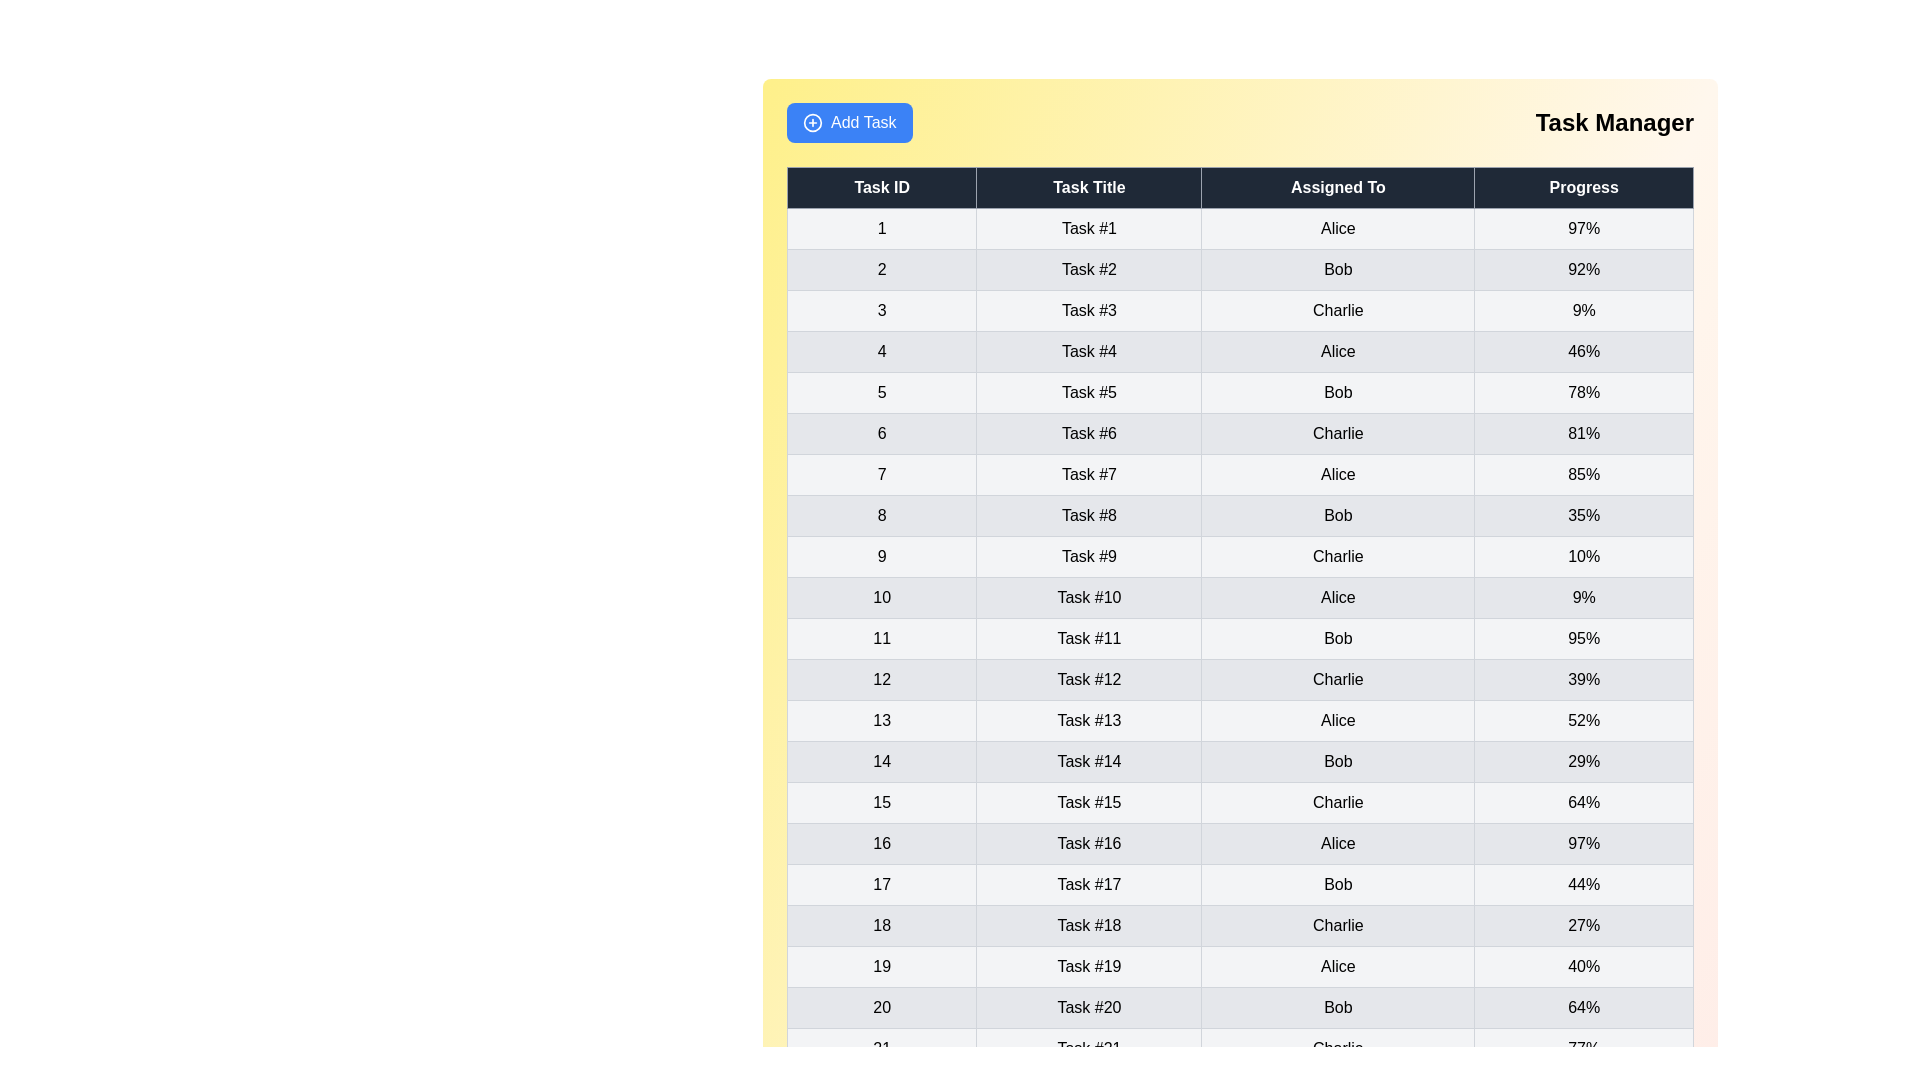  What do you see at coordinates (1338, 188) in the screenshot?
I see `the column header to sort the table by Assigned To` at bounding box center [1338, 188].